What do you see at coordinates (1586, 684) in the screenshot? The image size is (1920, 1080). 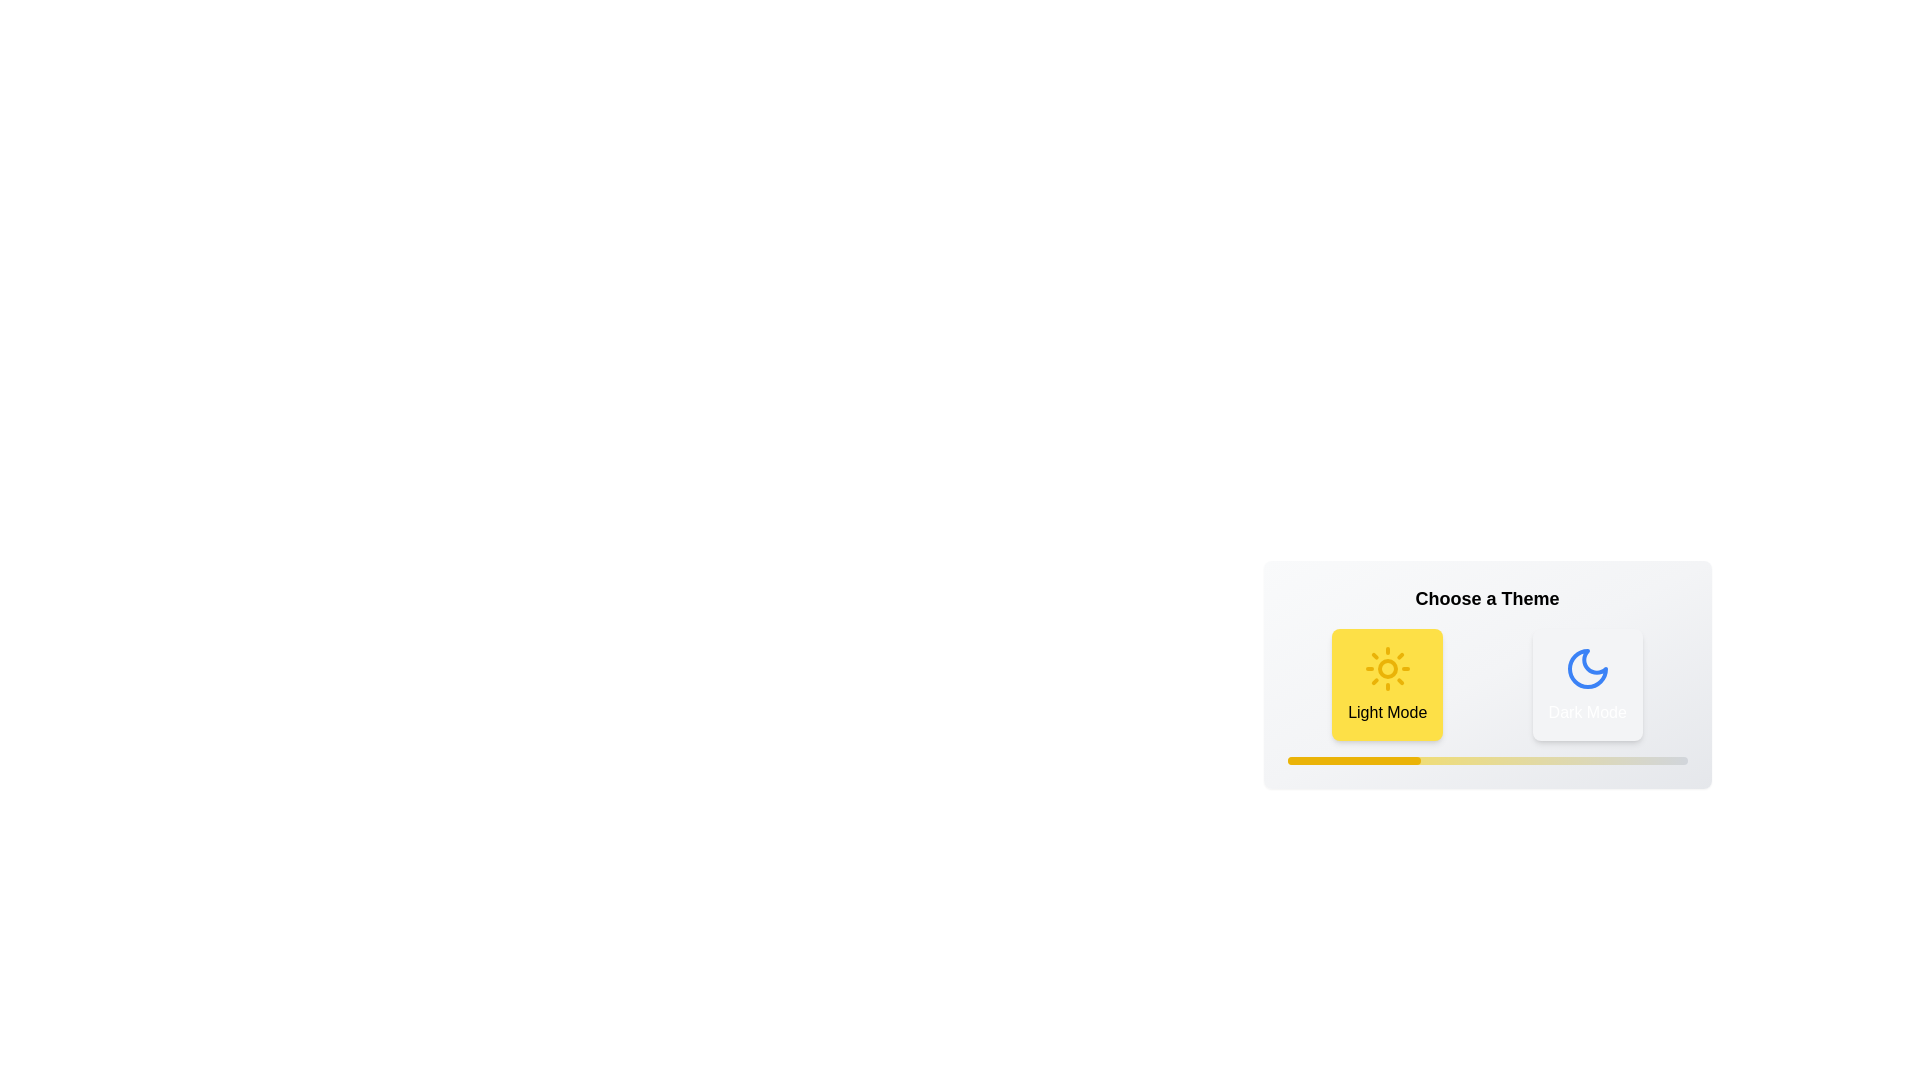 I see `the 'Dark Mode' button to observe the hover effect` at bounding box center [1586, 684].